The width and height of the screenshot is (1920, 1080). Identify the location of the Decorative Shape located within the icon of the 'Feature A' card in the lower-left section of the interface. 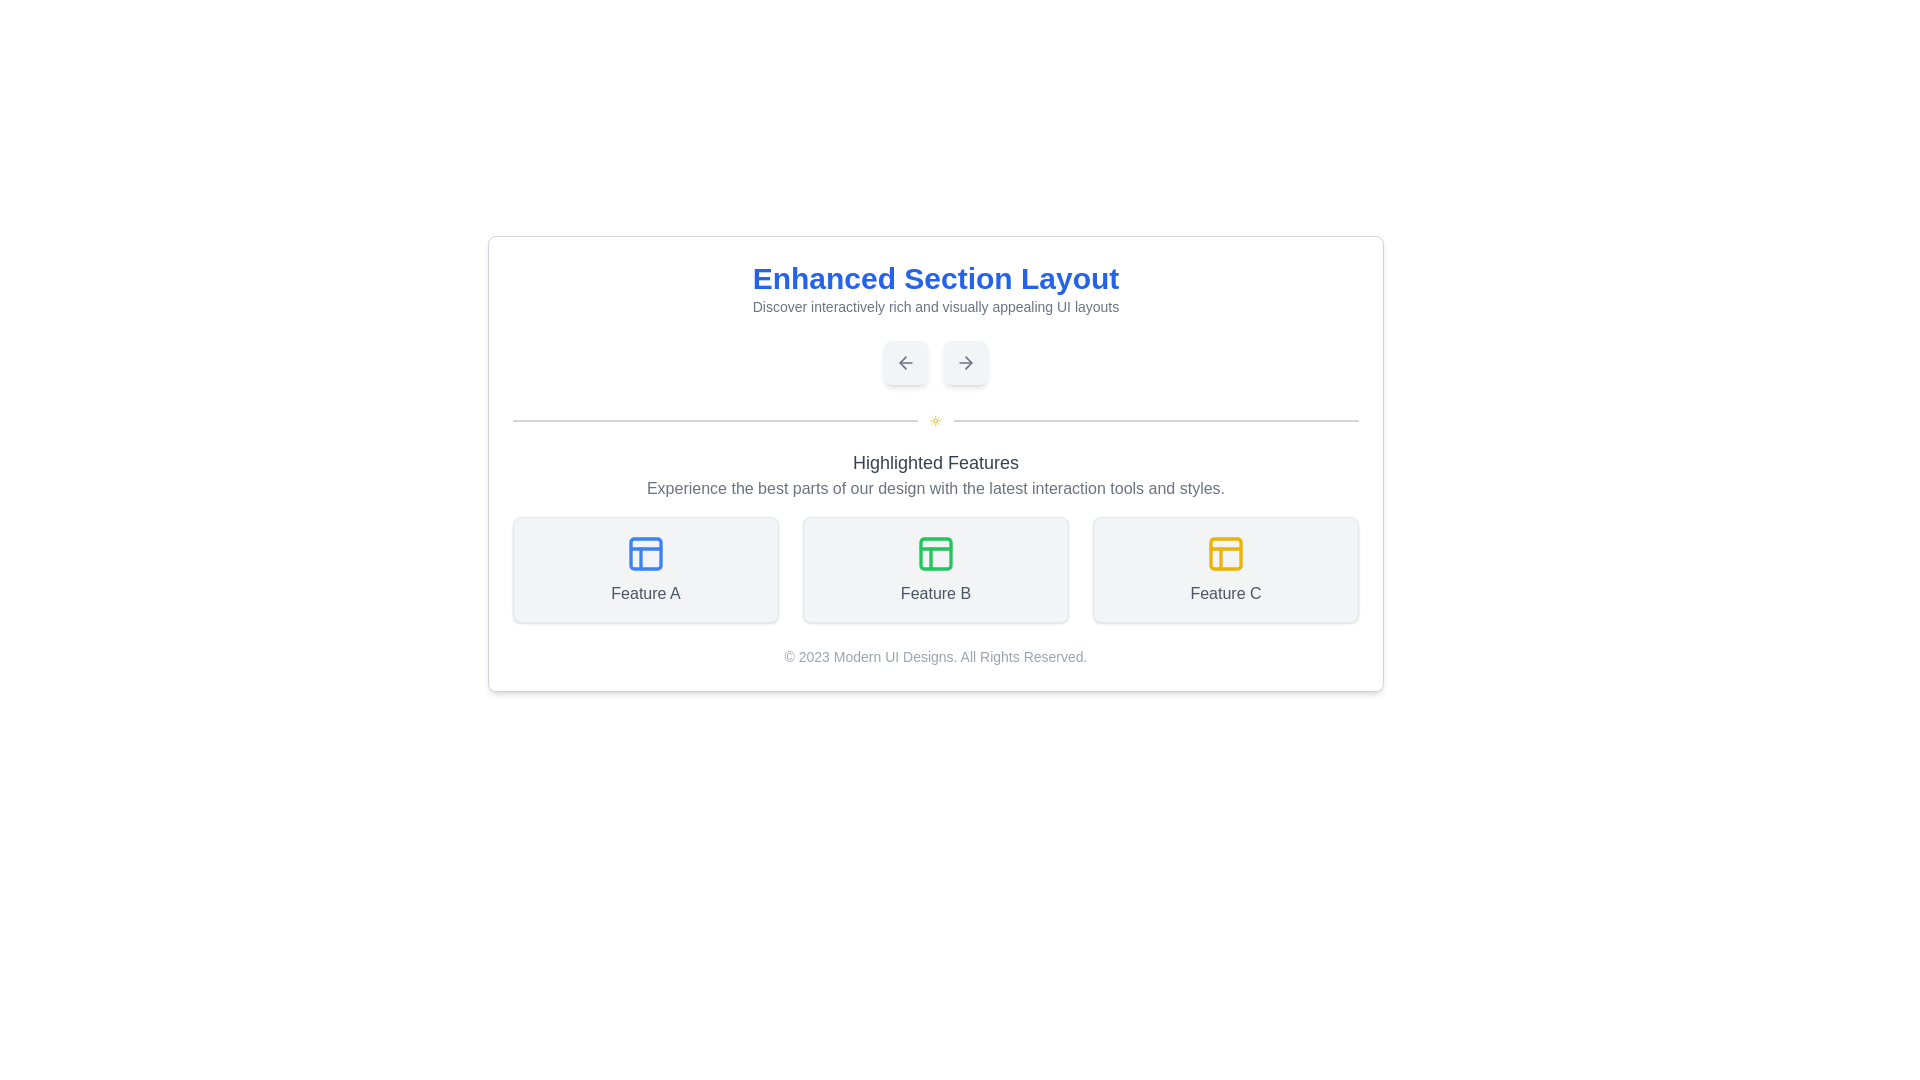
(646, 554).